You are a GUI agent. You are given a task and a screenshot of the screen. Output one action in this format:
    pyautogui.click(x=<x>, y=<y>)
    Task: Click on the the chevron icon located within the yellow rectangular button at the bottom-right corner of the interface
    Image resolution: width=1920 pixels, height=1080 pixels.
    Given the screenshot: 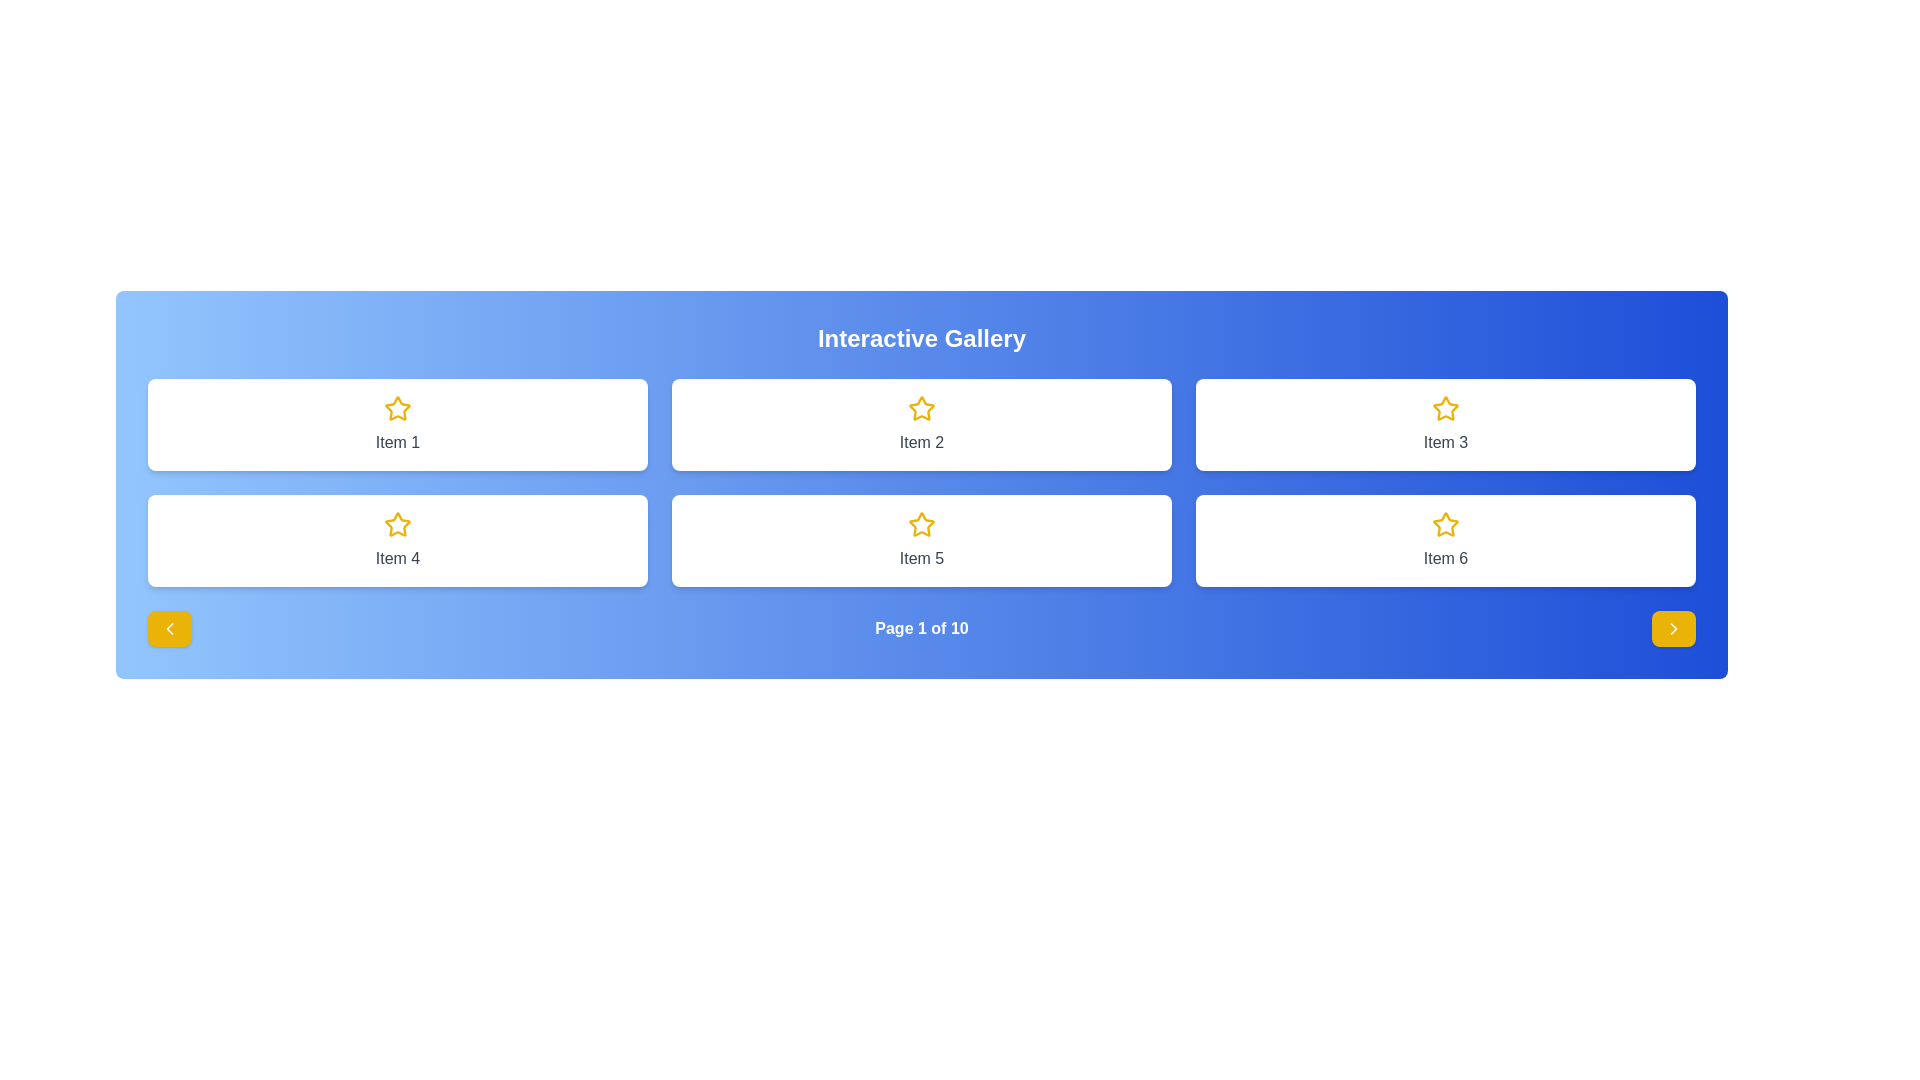 What is the action you would take?
    pyautogui.click(x=1674, y=627)
    